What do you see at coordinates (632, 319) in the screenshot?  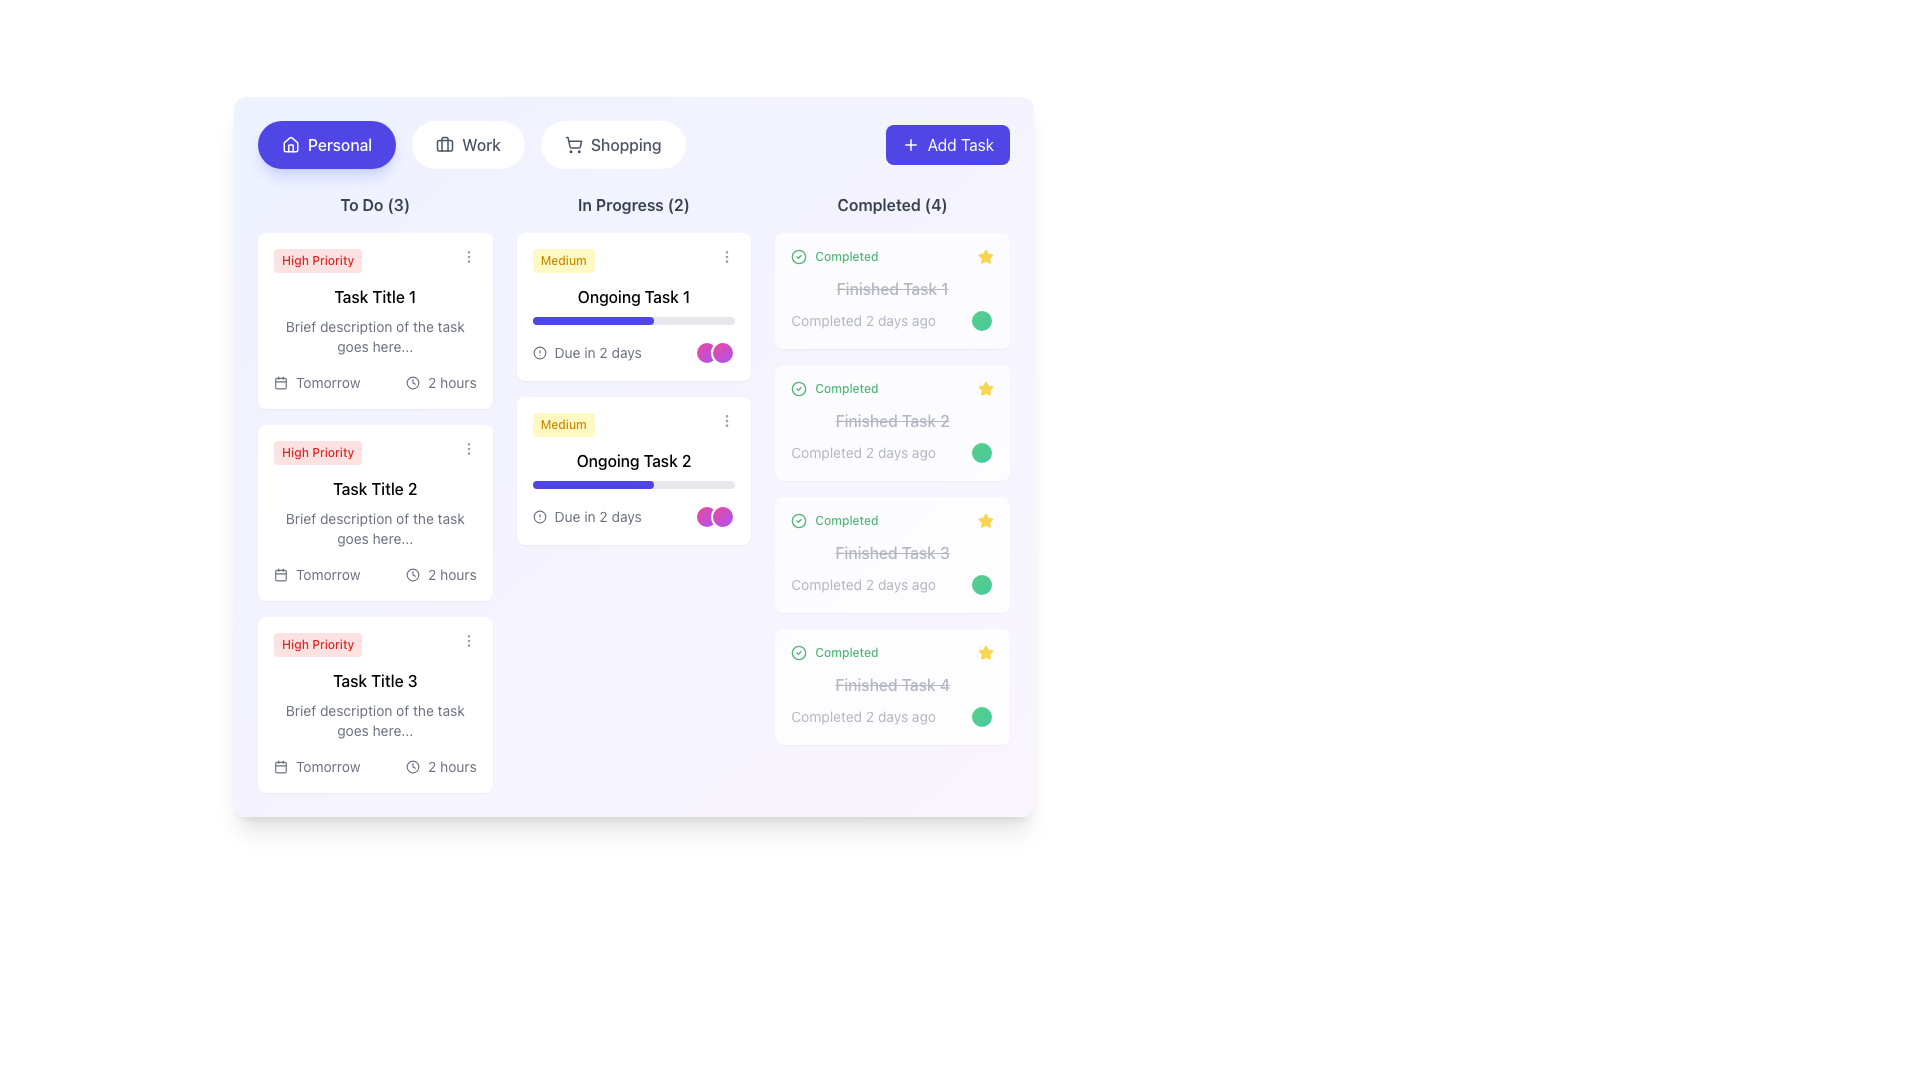 I see `the Progress bar located within the card labeled 'Ongoing Task 1' in the 'In Progress' column, positioned under the task title and above the 'Due in 2 days' text` at bounding box center [632, 319].